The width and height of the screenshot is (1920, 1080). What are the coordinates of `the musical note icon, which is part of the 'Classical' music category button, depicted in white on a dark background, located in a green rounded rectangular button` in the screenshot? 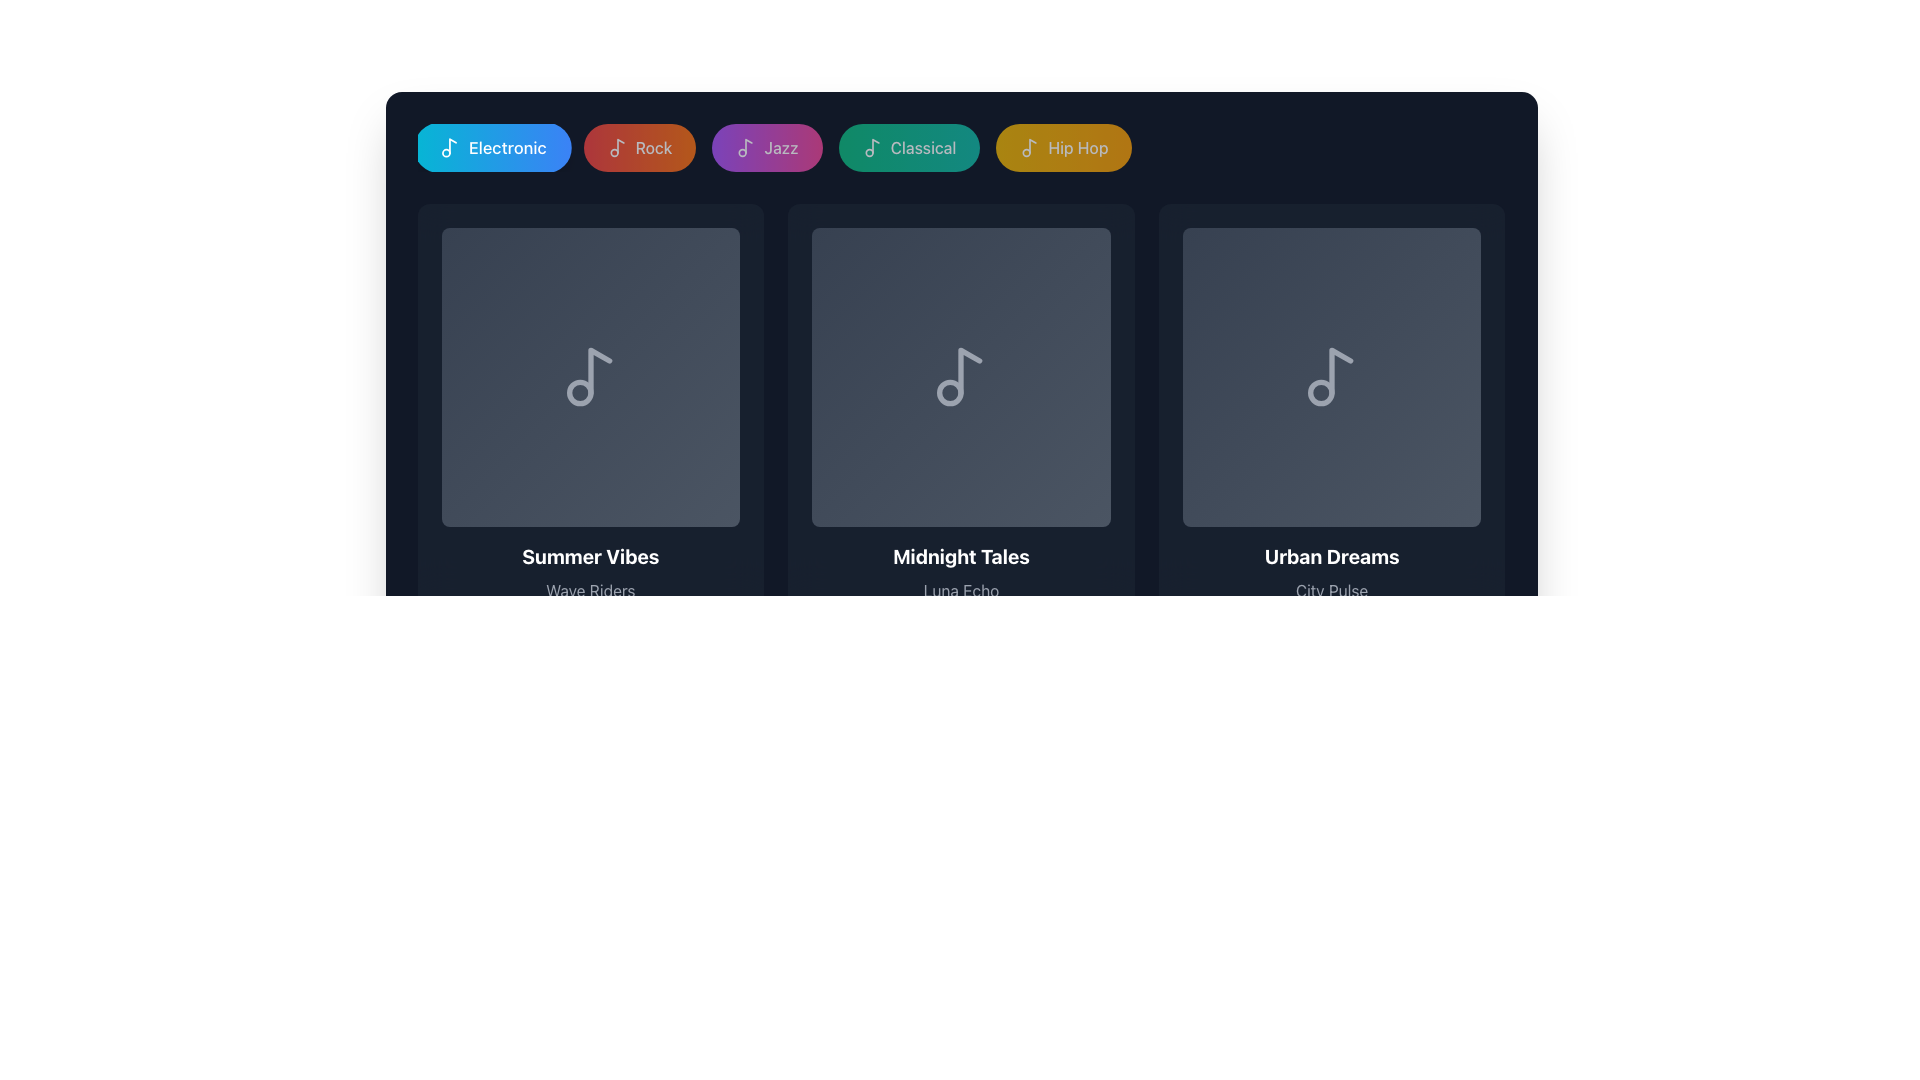 It's located at (875, 145).